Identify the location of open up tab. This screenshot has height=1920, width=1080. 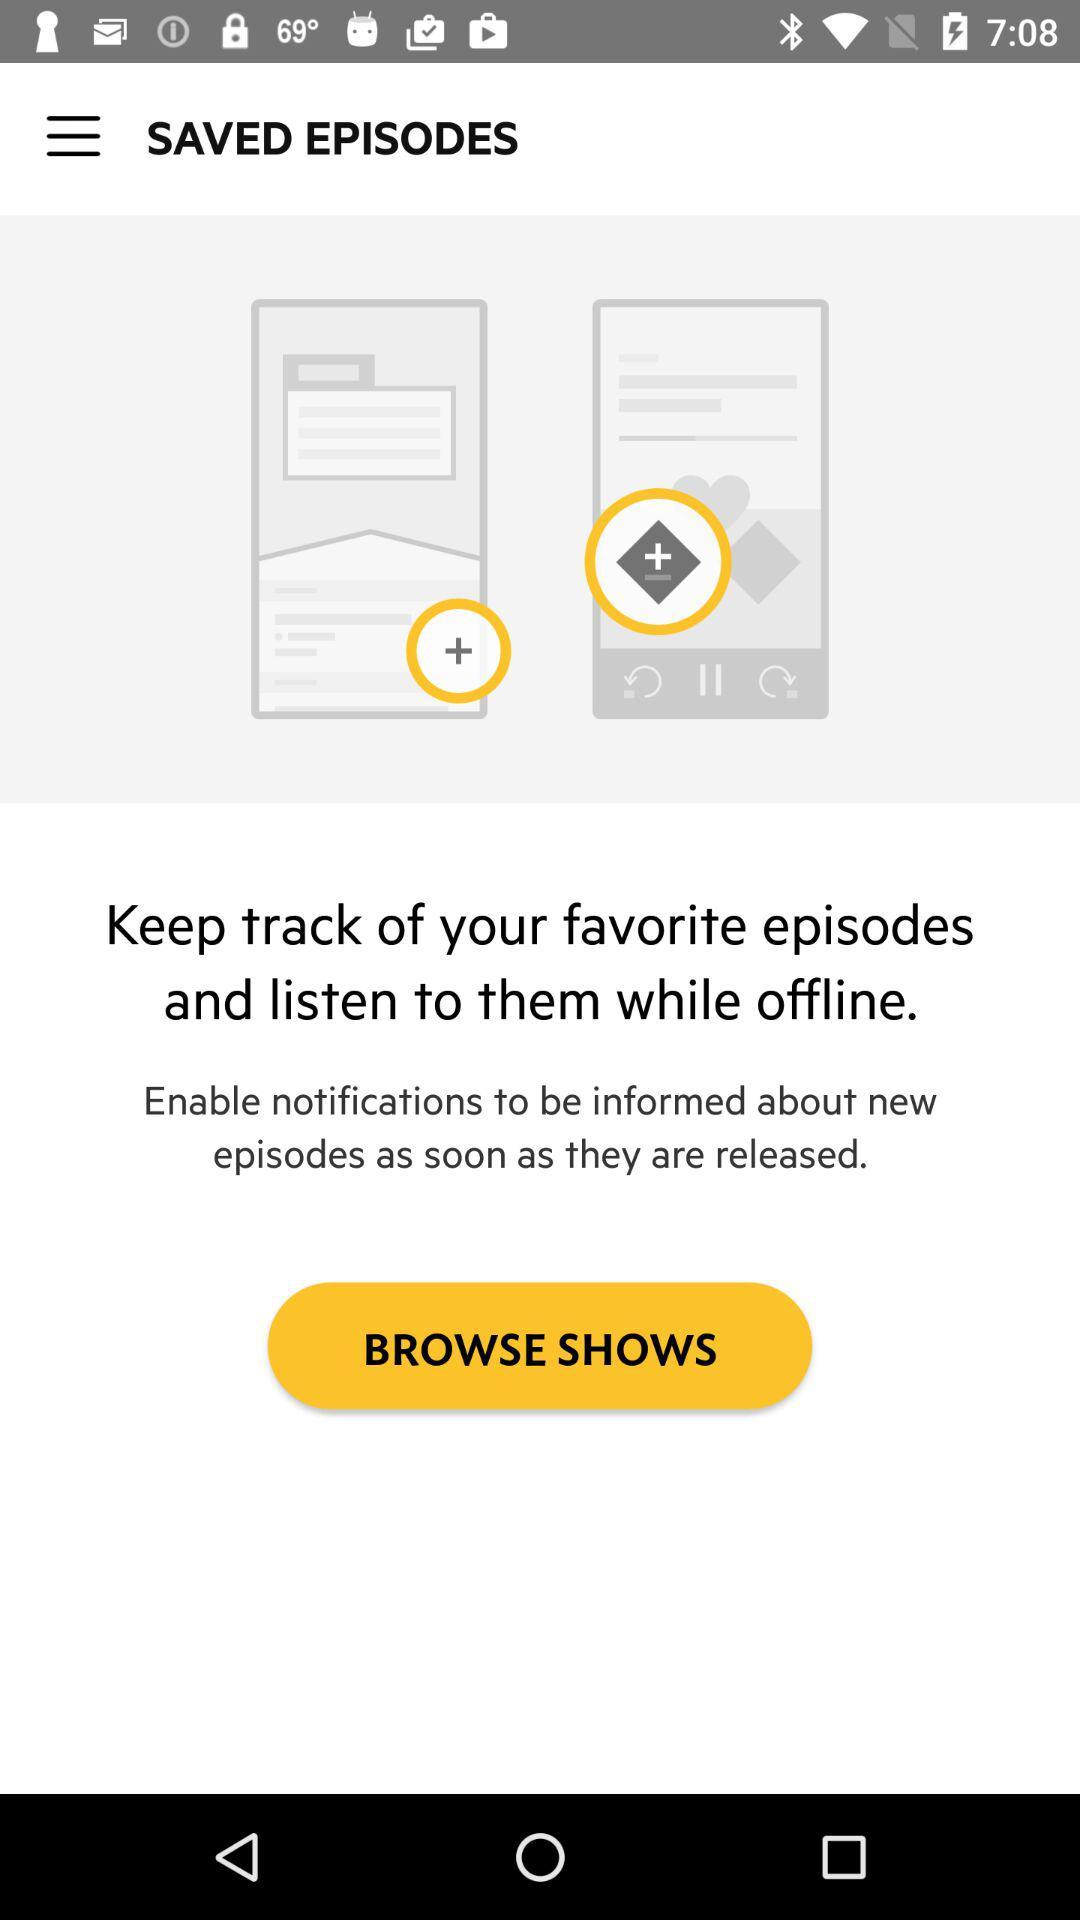
(72, 135).